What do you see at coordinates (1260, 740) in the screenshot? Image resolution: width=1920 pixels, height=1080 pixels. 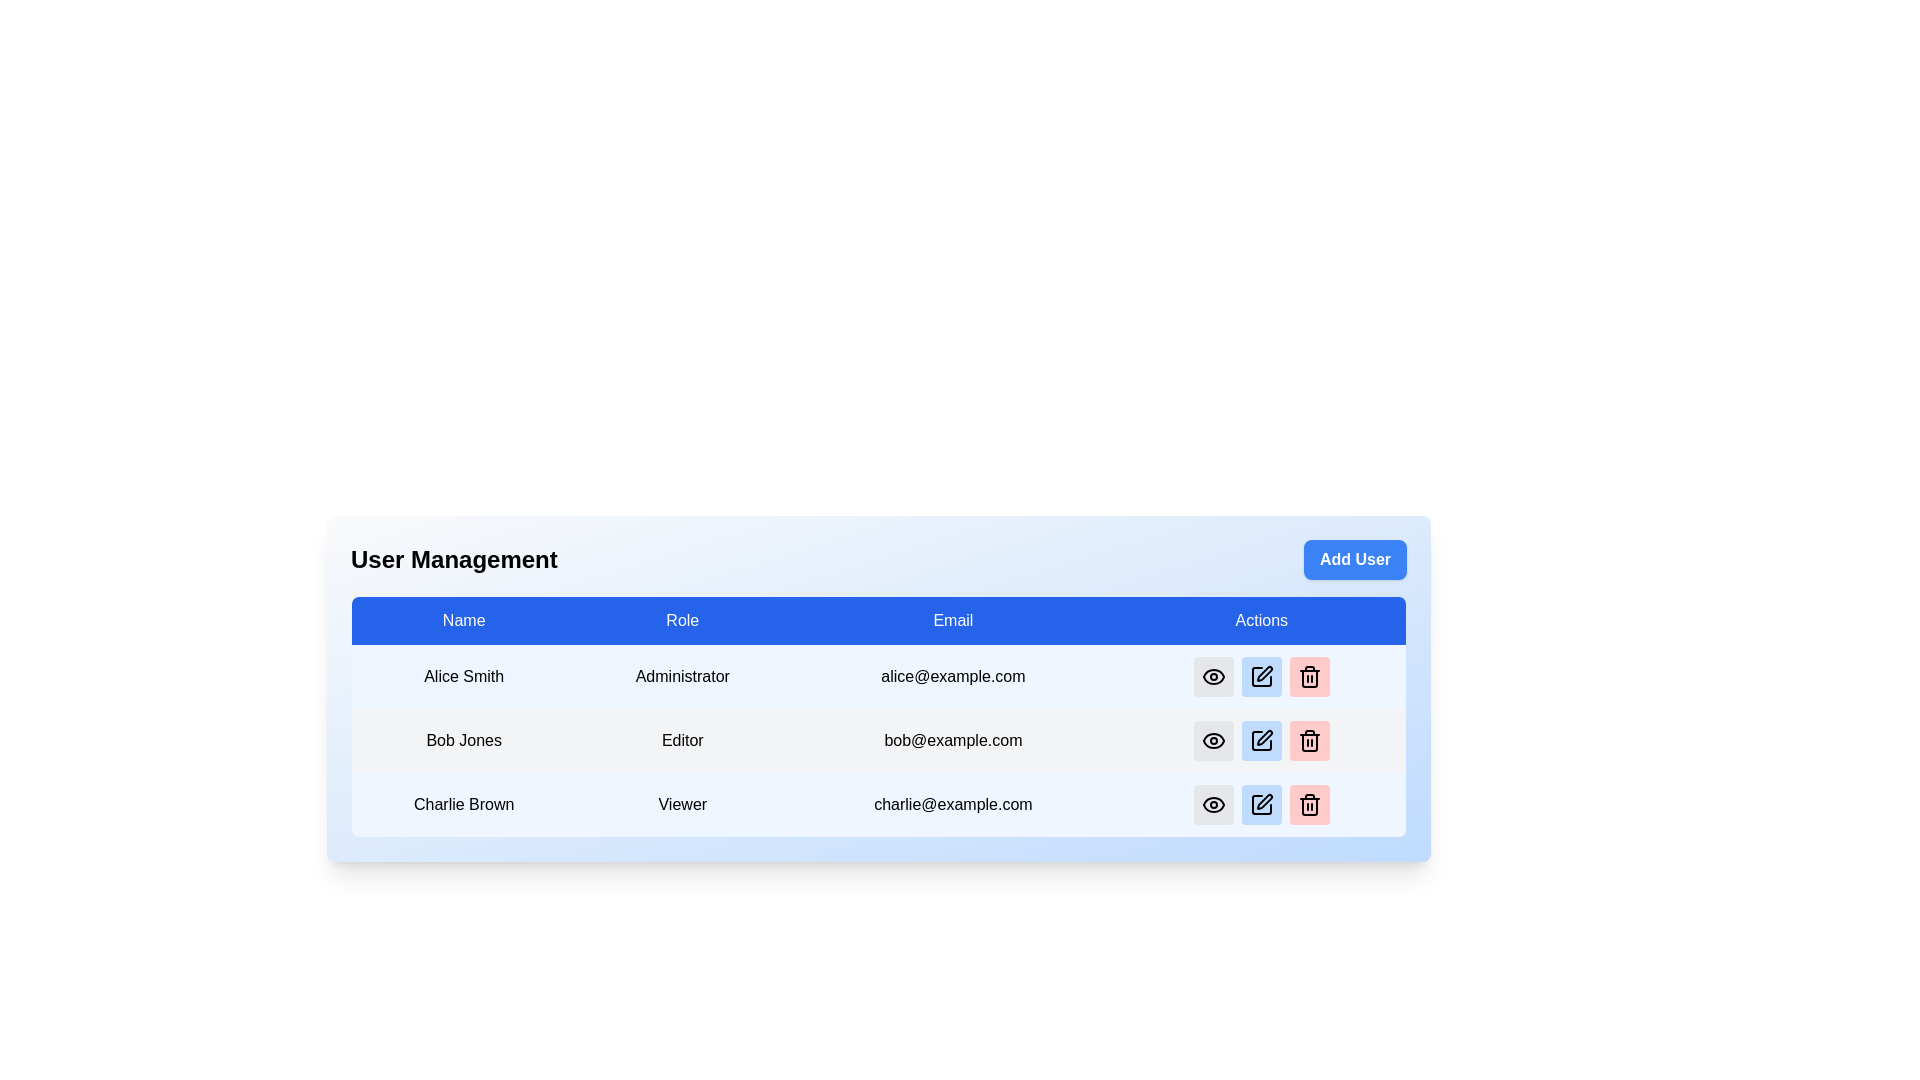 I see `the pen and square icon in the Action column of the user management table to initiate editing` at bounding box center [1260, 740].